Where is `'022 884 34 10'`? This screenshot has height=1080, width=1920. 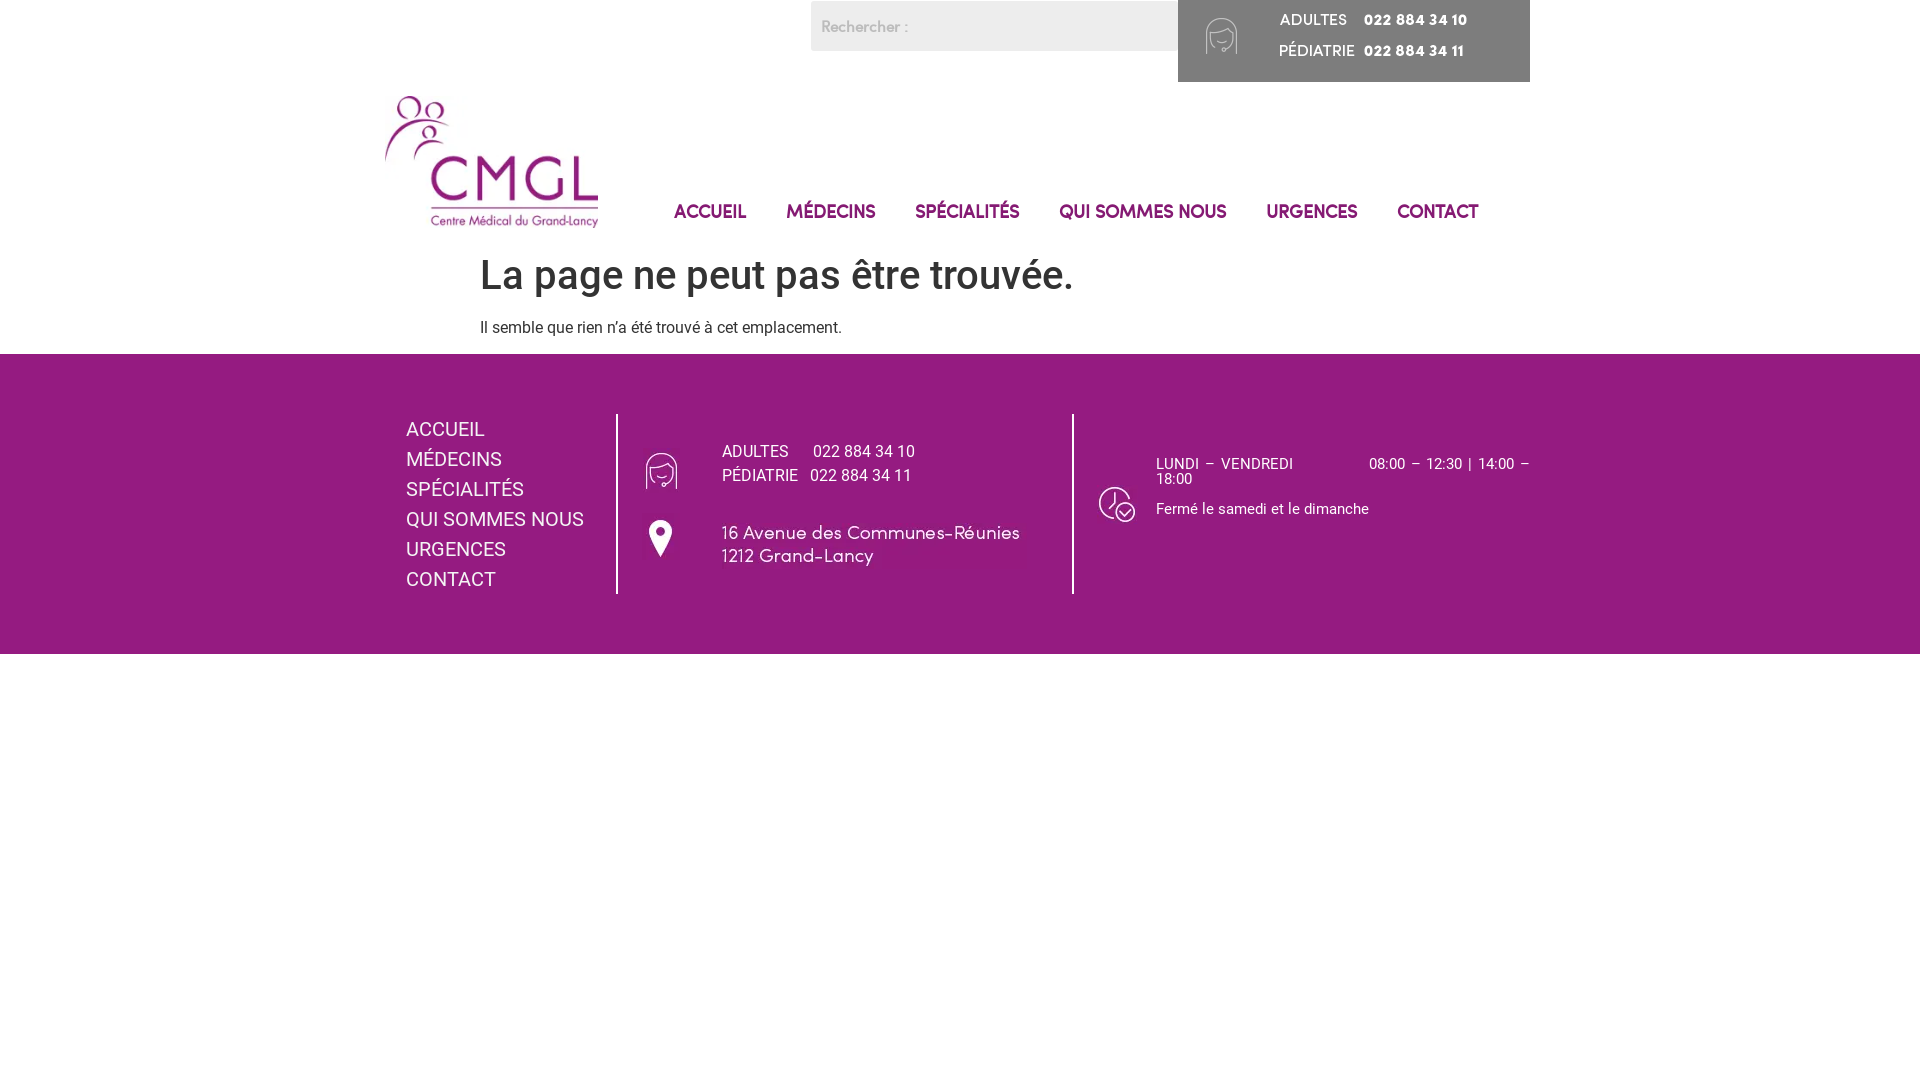 '022 884 34 10' is located at coordinates (864, 451).